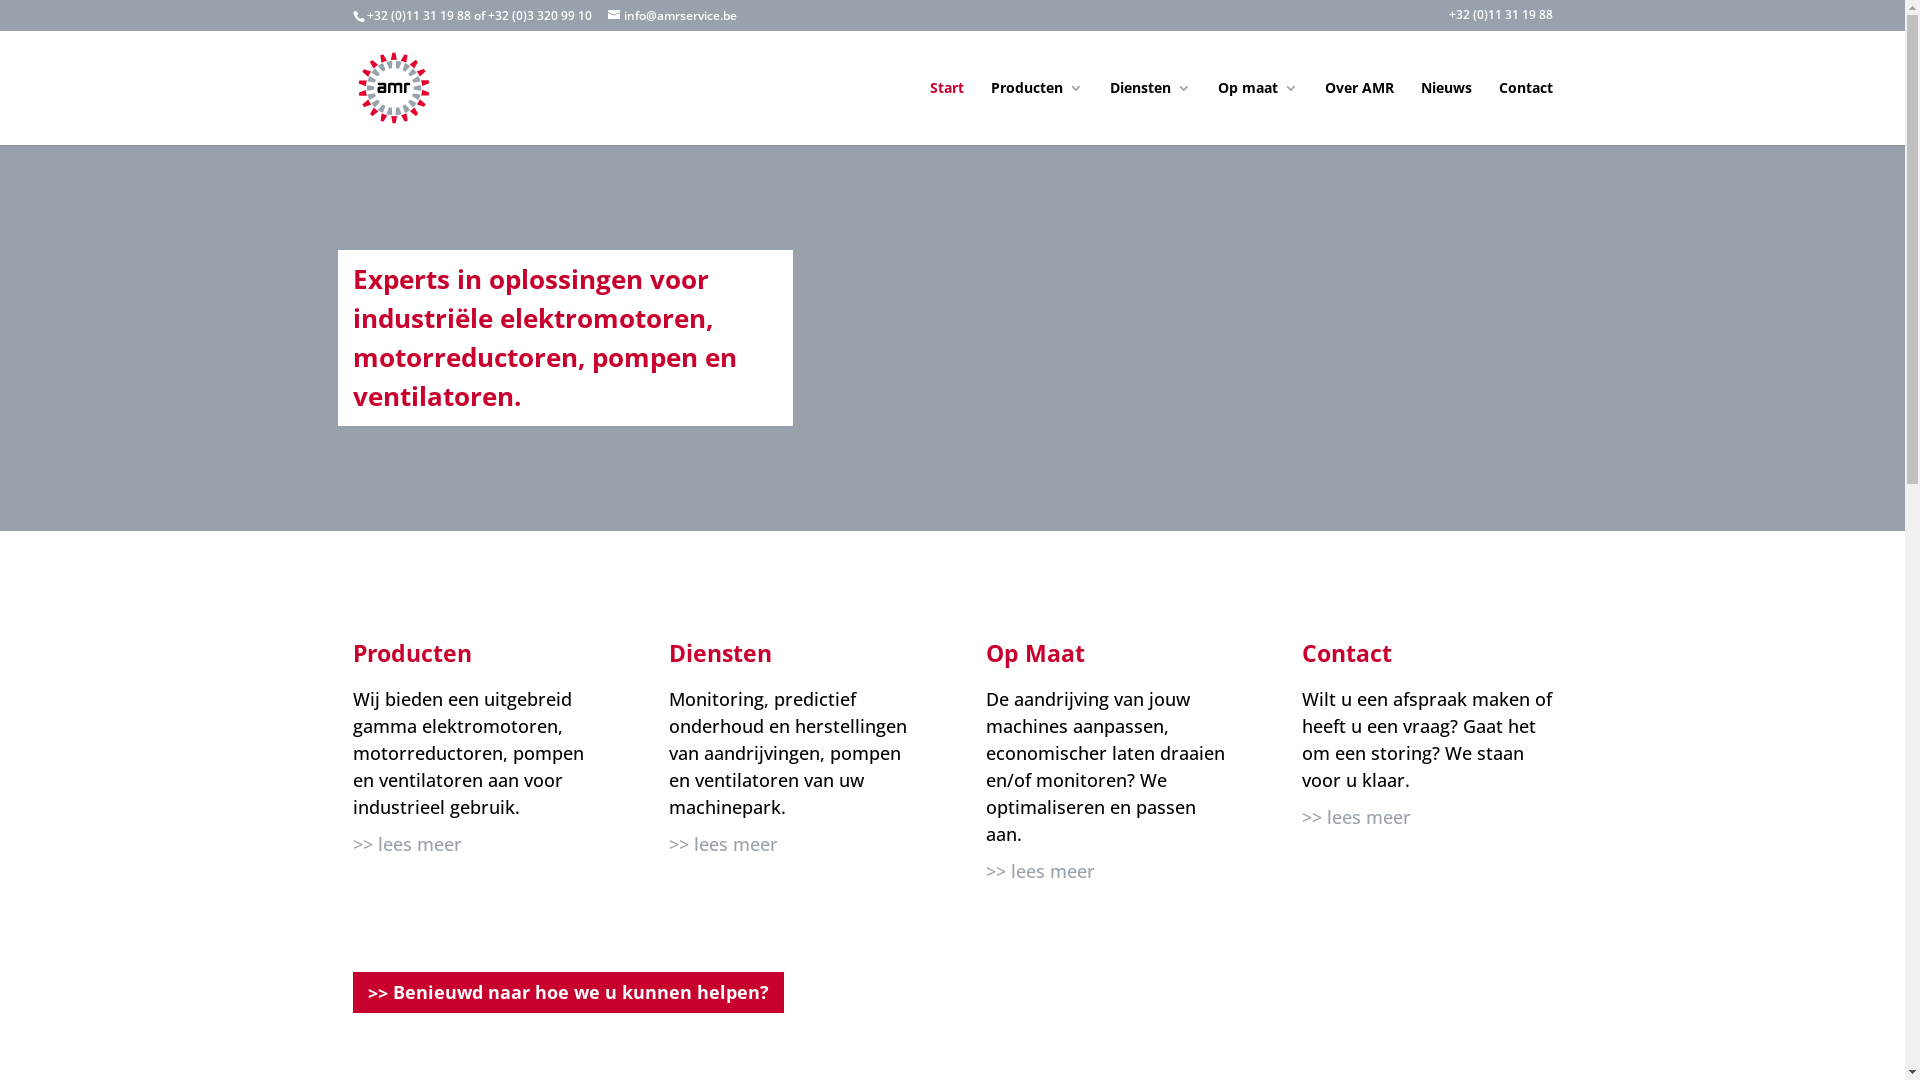 Image resolution: width=1920 pixels, height=1080 pixels. I want to click on 'Op maat', so click(1256, 112).